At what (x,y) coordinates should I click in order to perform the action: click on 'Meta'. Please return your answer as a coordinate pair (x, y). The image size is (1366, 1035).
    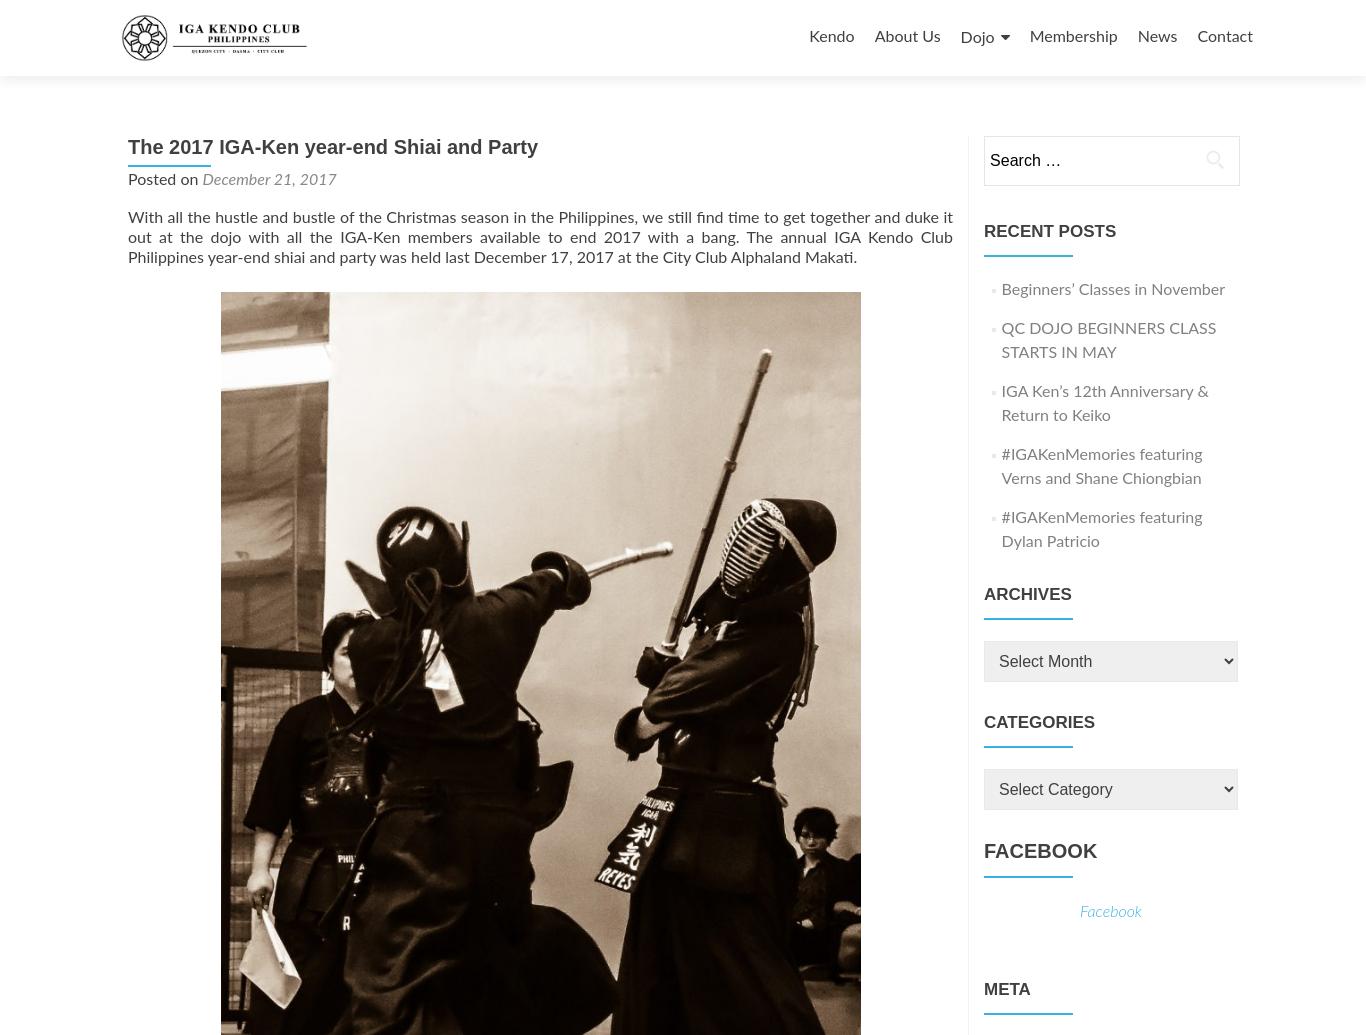
    Looking at the image, I should click on (1007, 988).